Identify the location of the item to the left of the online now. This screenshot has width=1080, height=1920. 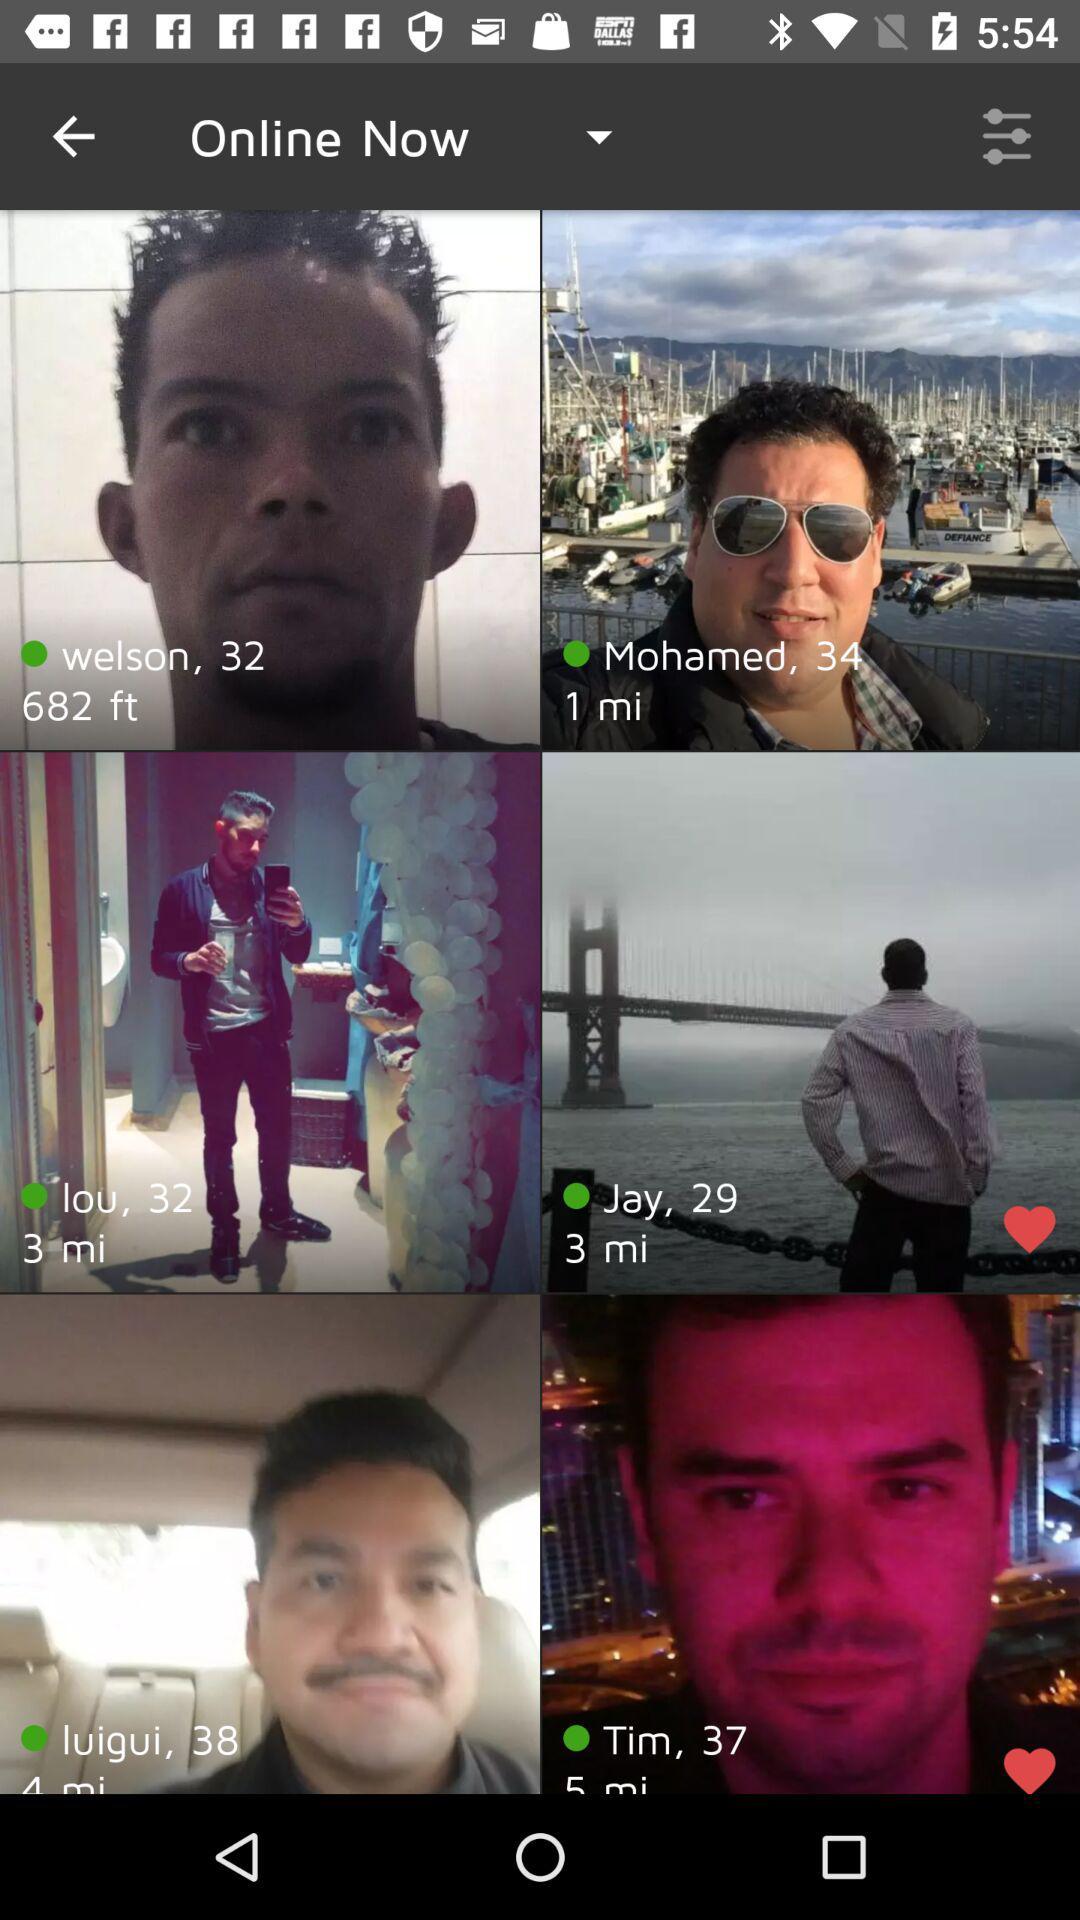
(72, 135).